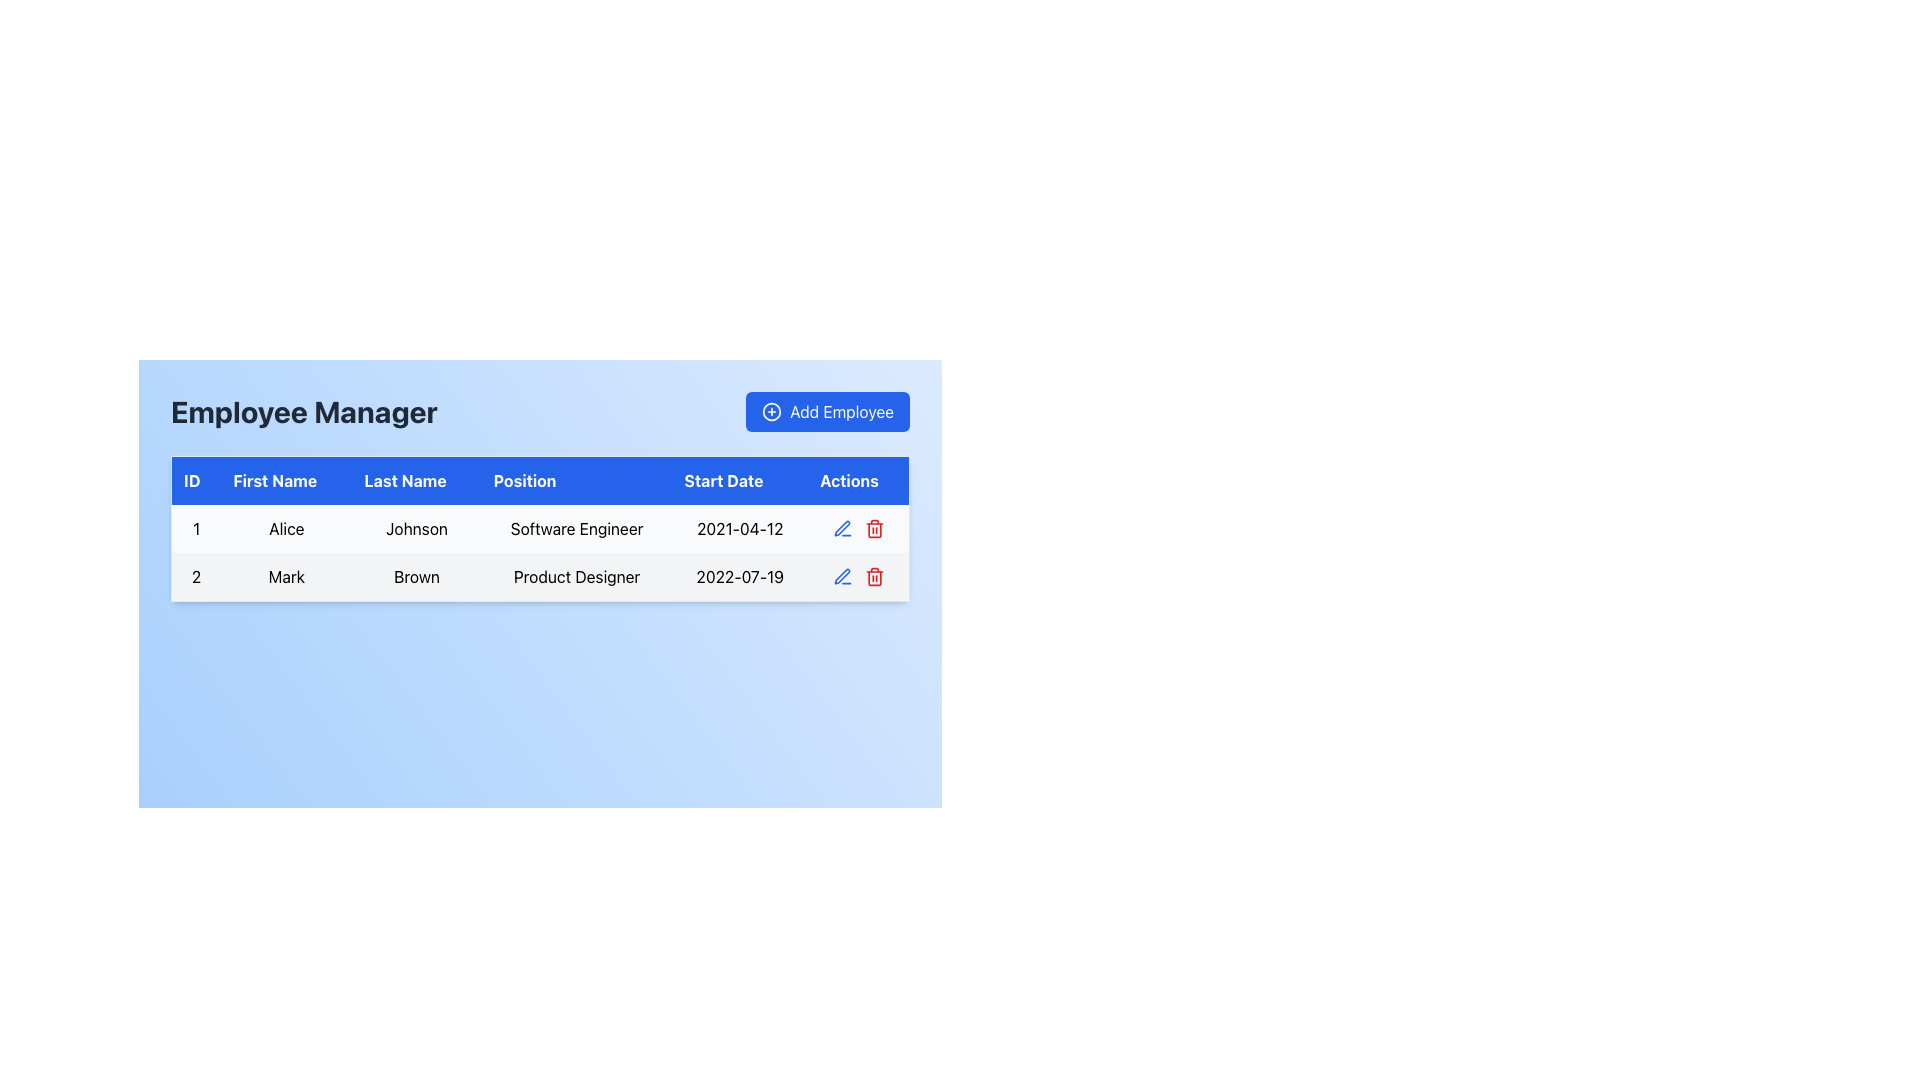 The height and width of the screenshot is (1080, 1920). Describe the element at coordinates (842, 527) in the screenshot. I see `the blue-colored pen icon representing an edit action located in the 'Actions' column of the second row in the employee table` at that location.